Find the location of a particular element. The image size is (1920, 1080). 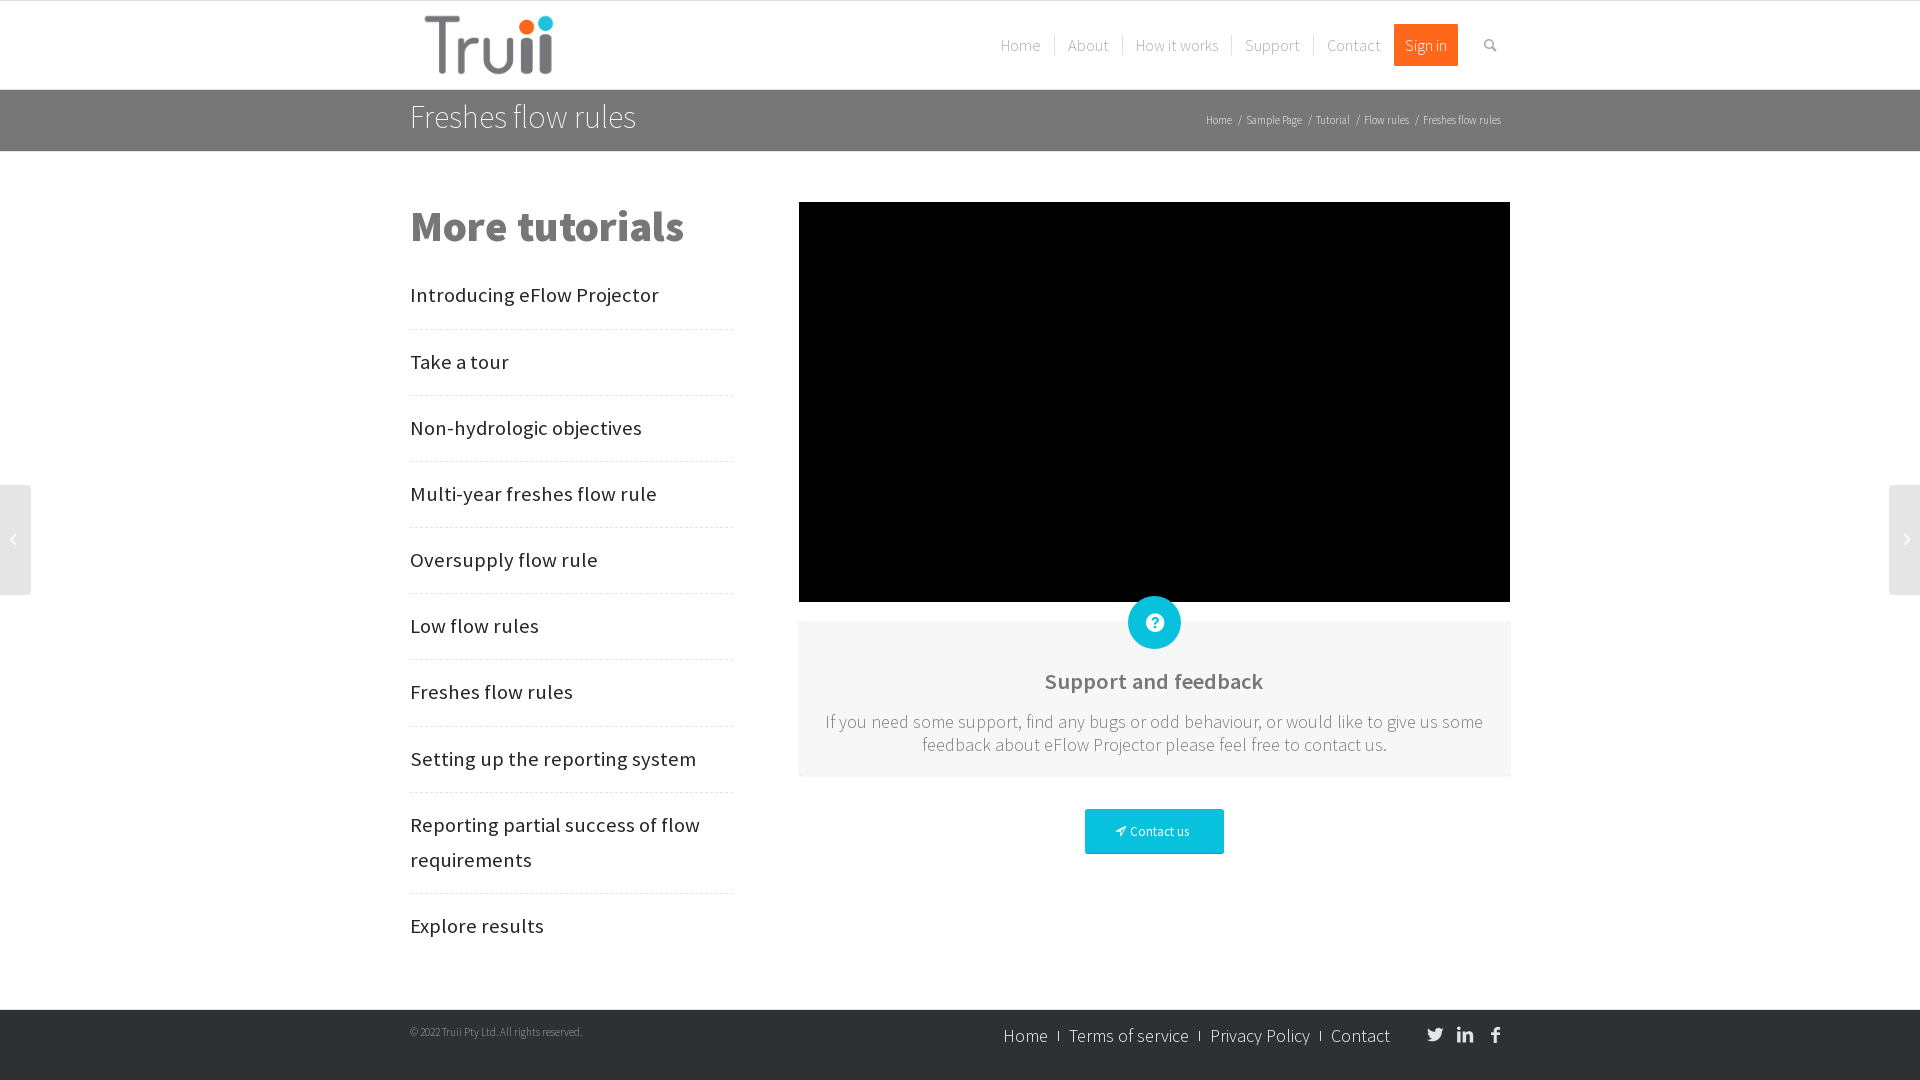

'Sign in' is located at coordinates (1431, 45).